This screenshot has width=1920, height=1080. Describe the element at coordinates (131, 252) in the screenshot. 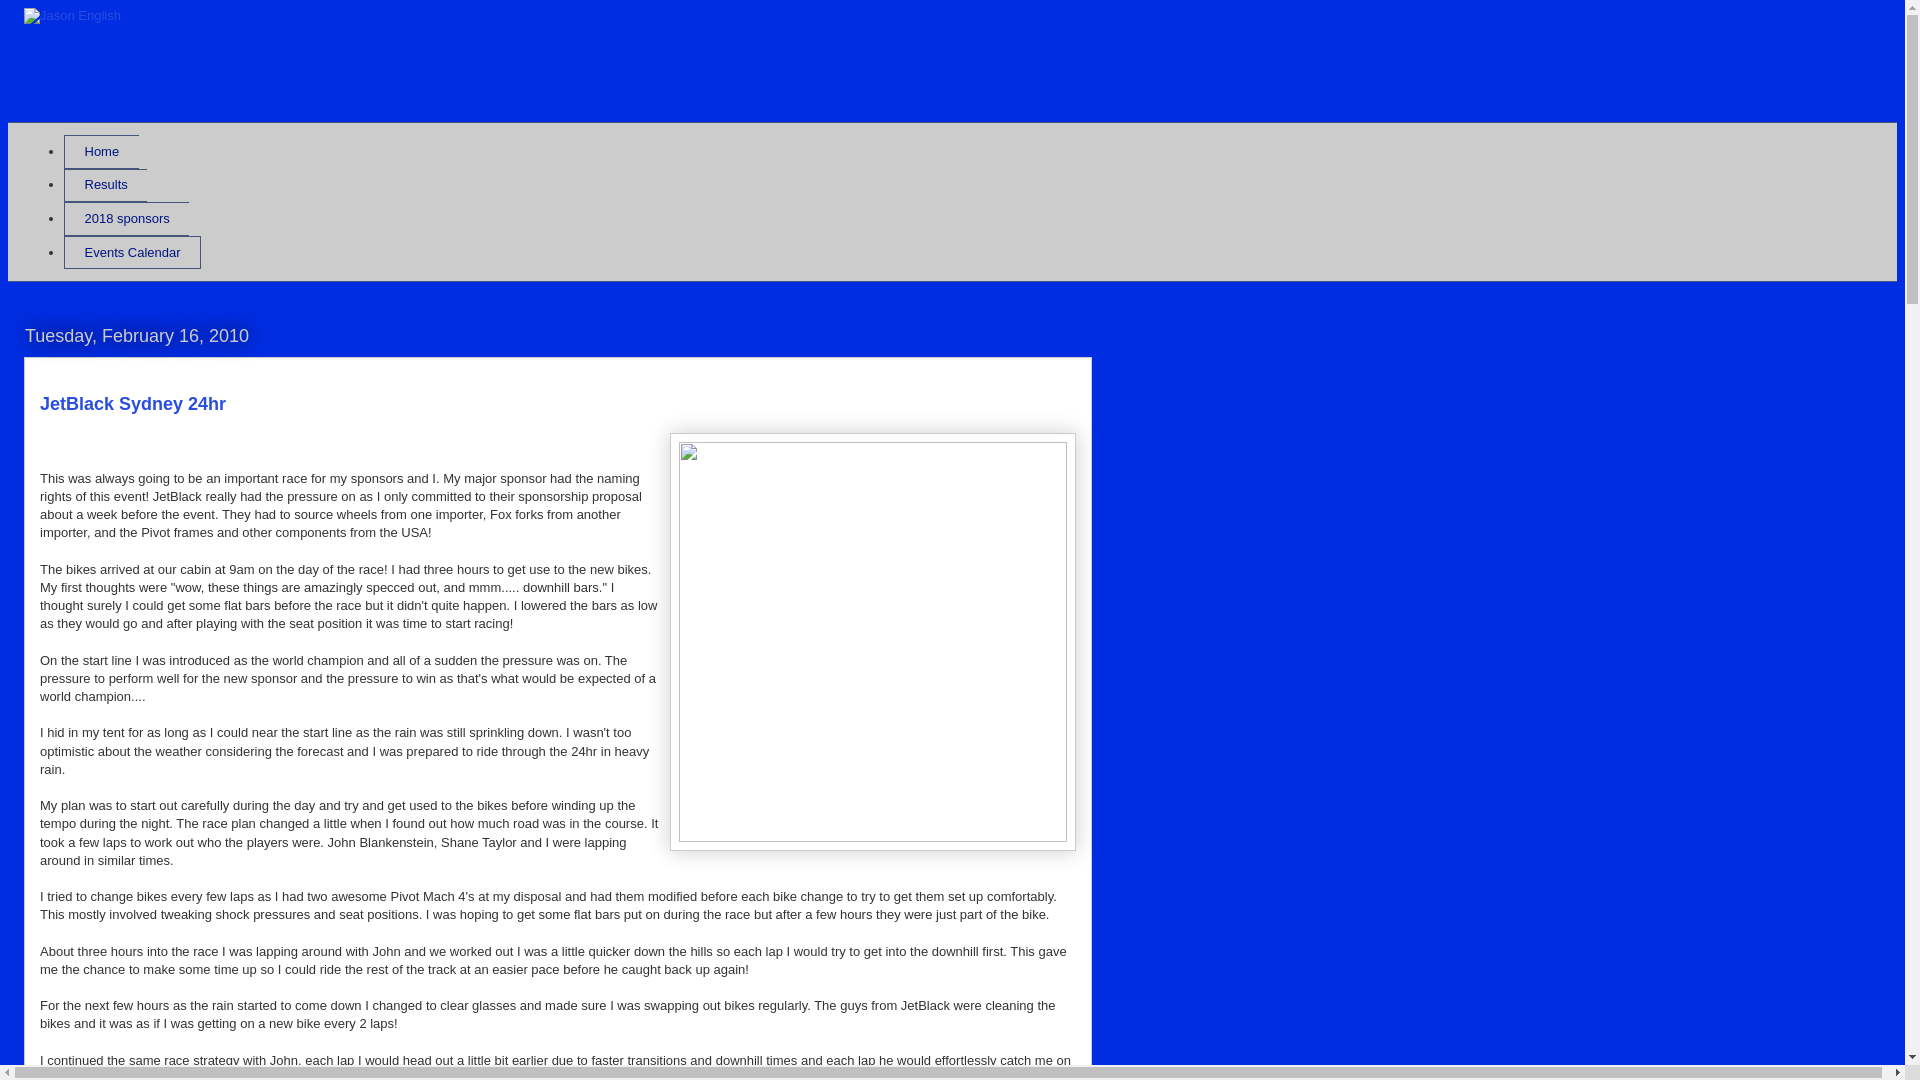

I see `'Events Calendar'` at that location.